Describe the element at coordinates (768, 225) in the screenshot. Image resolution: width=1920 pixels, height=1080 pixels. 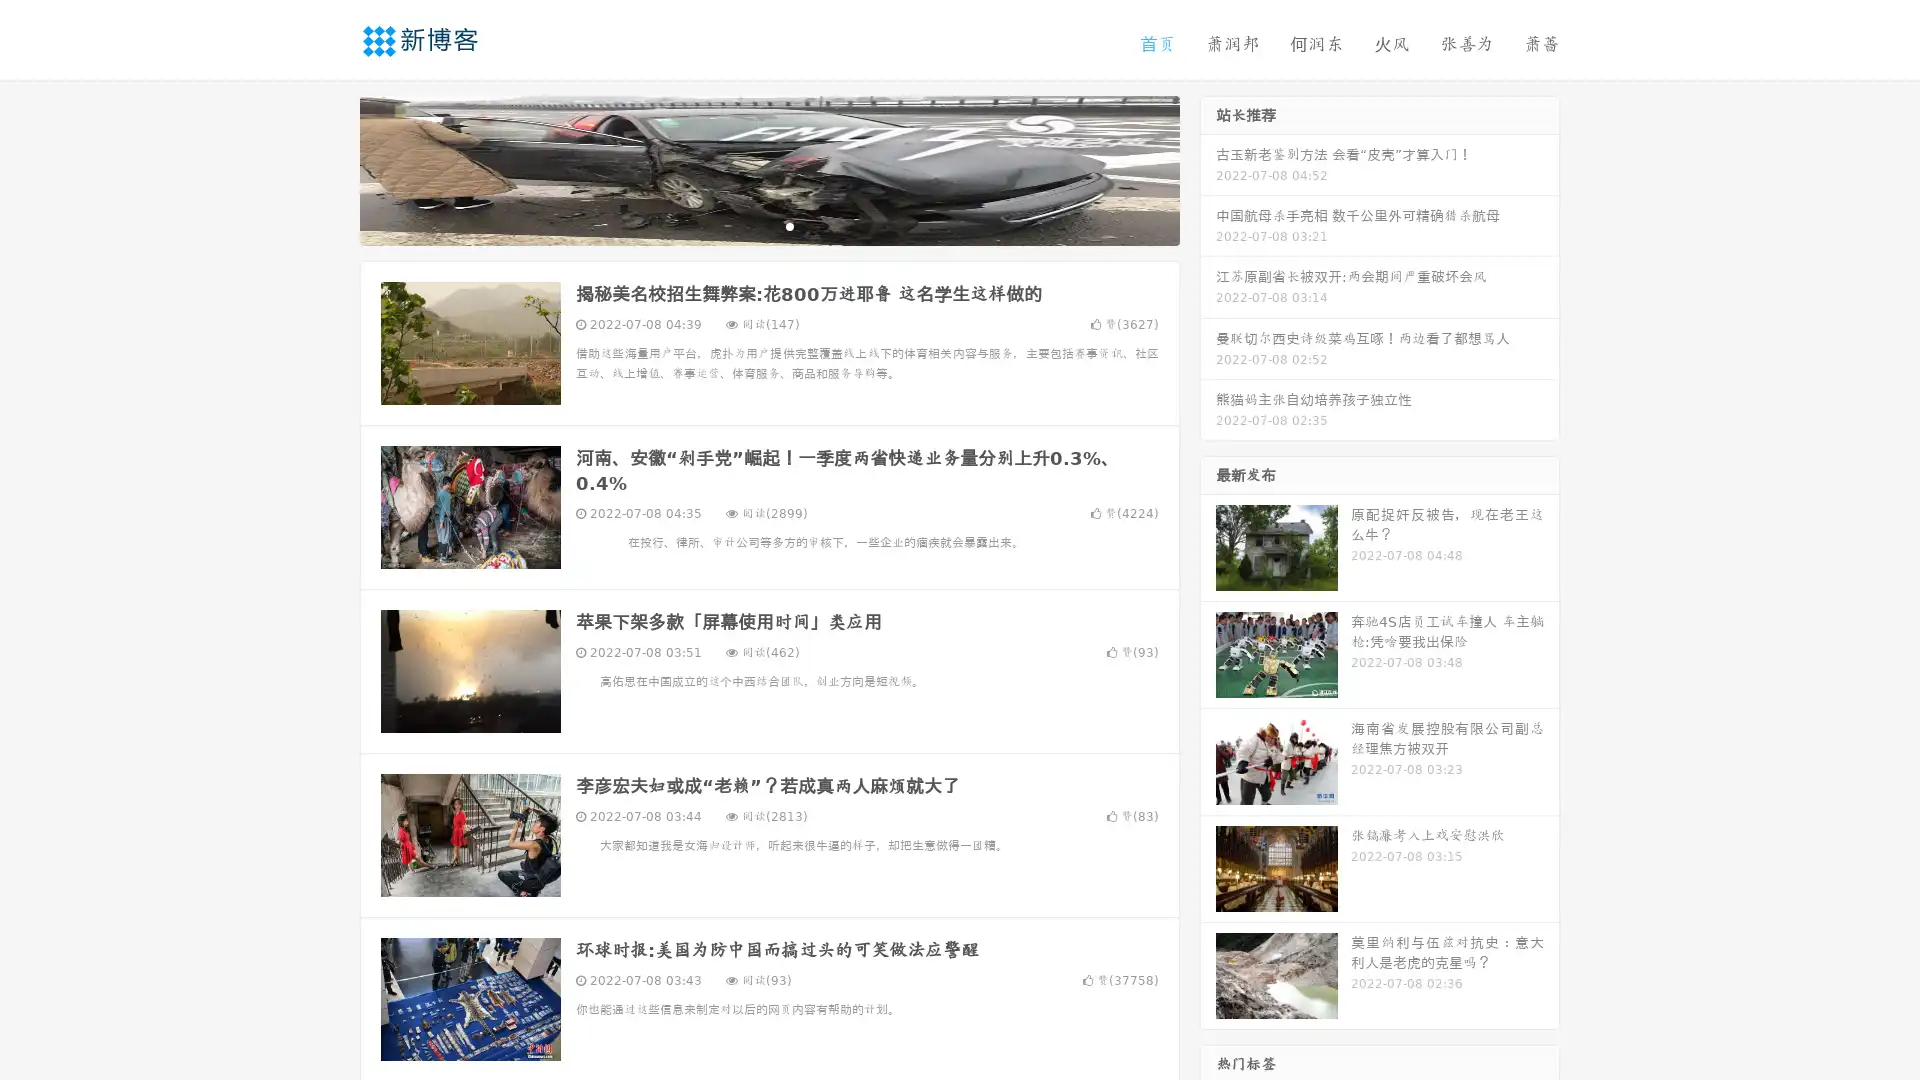
I see `Go to slide 2` at that location.